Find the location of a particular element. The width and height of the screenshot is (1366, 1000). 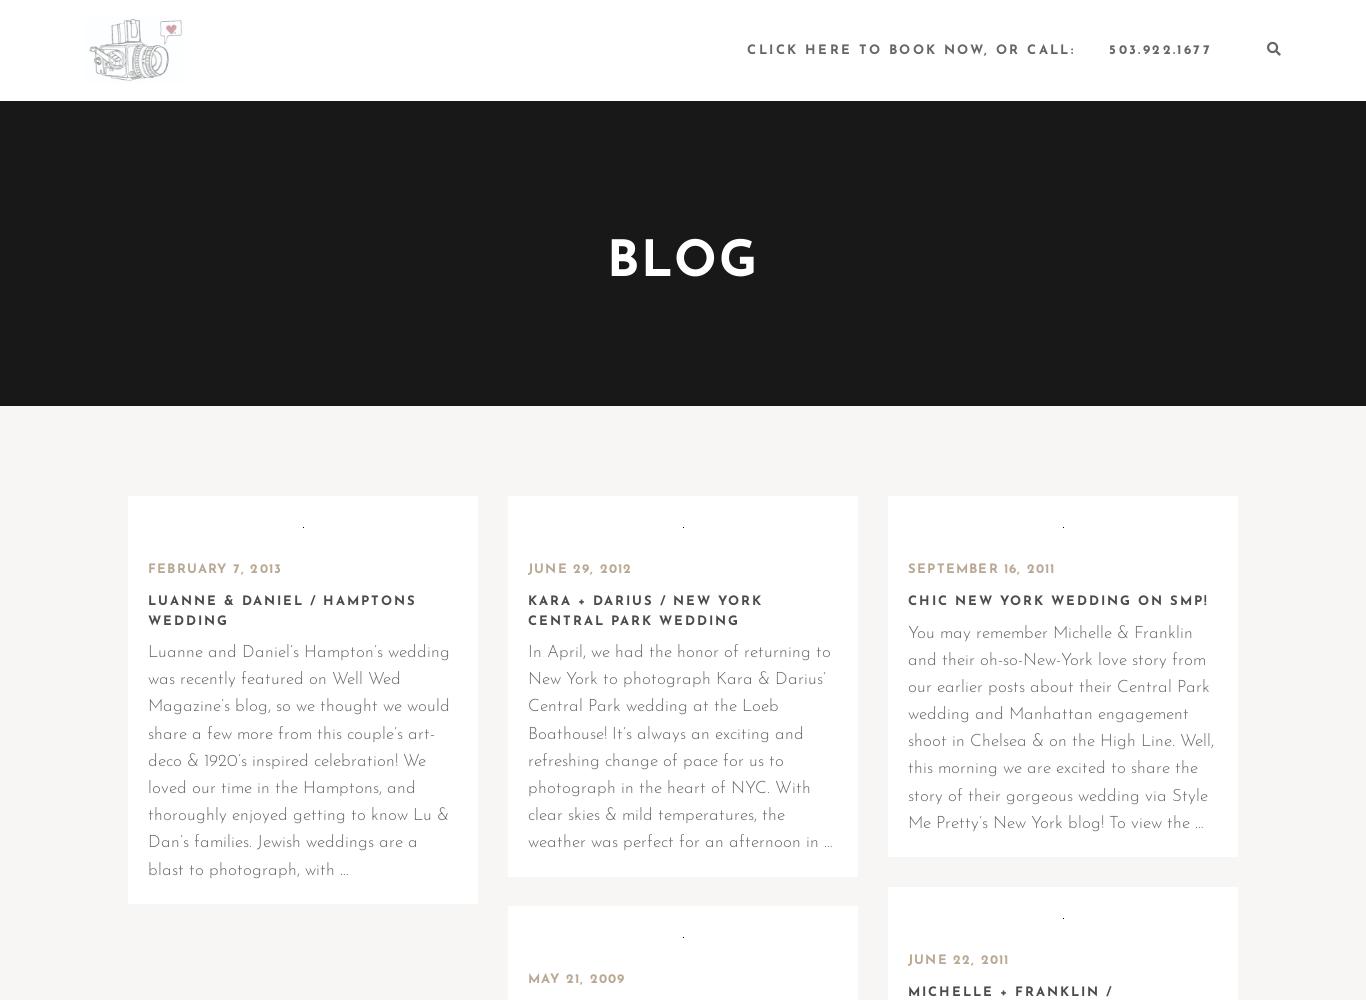

'Kara + Darius / New York Central Park Wedding' is located at coordinates (527, 610).